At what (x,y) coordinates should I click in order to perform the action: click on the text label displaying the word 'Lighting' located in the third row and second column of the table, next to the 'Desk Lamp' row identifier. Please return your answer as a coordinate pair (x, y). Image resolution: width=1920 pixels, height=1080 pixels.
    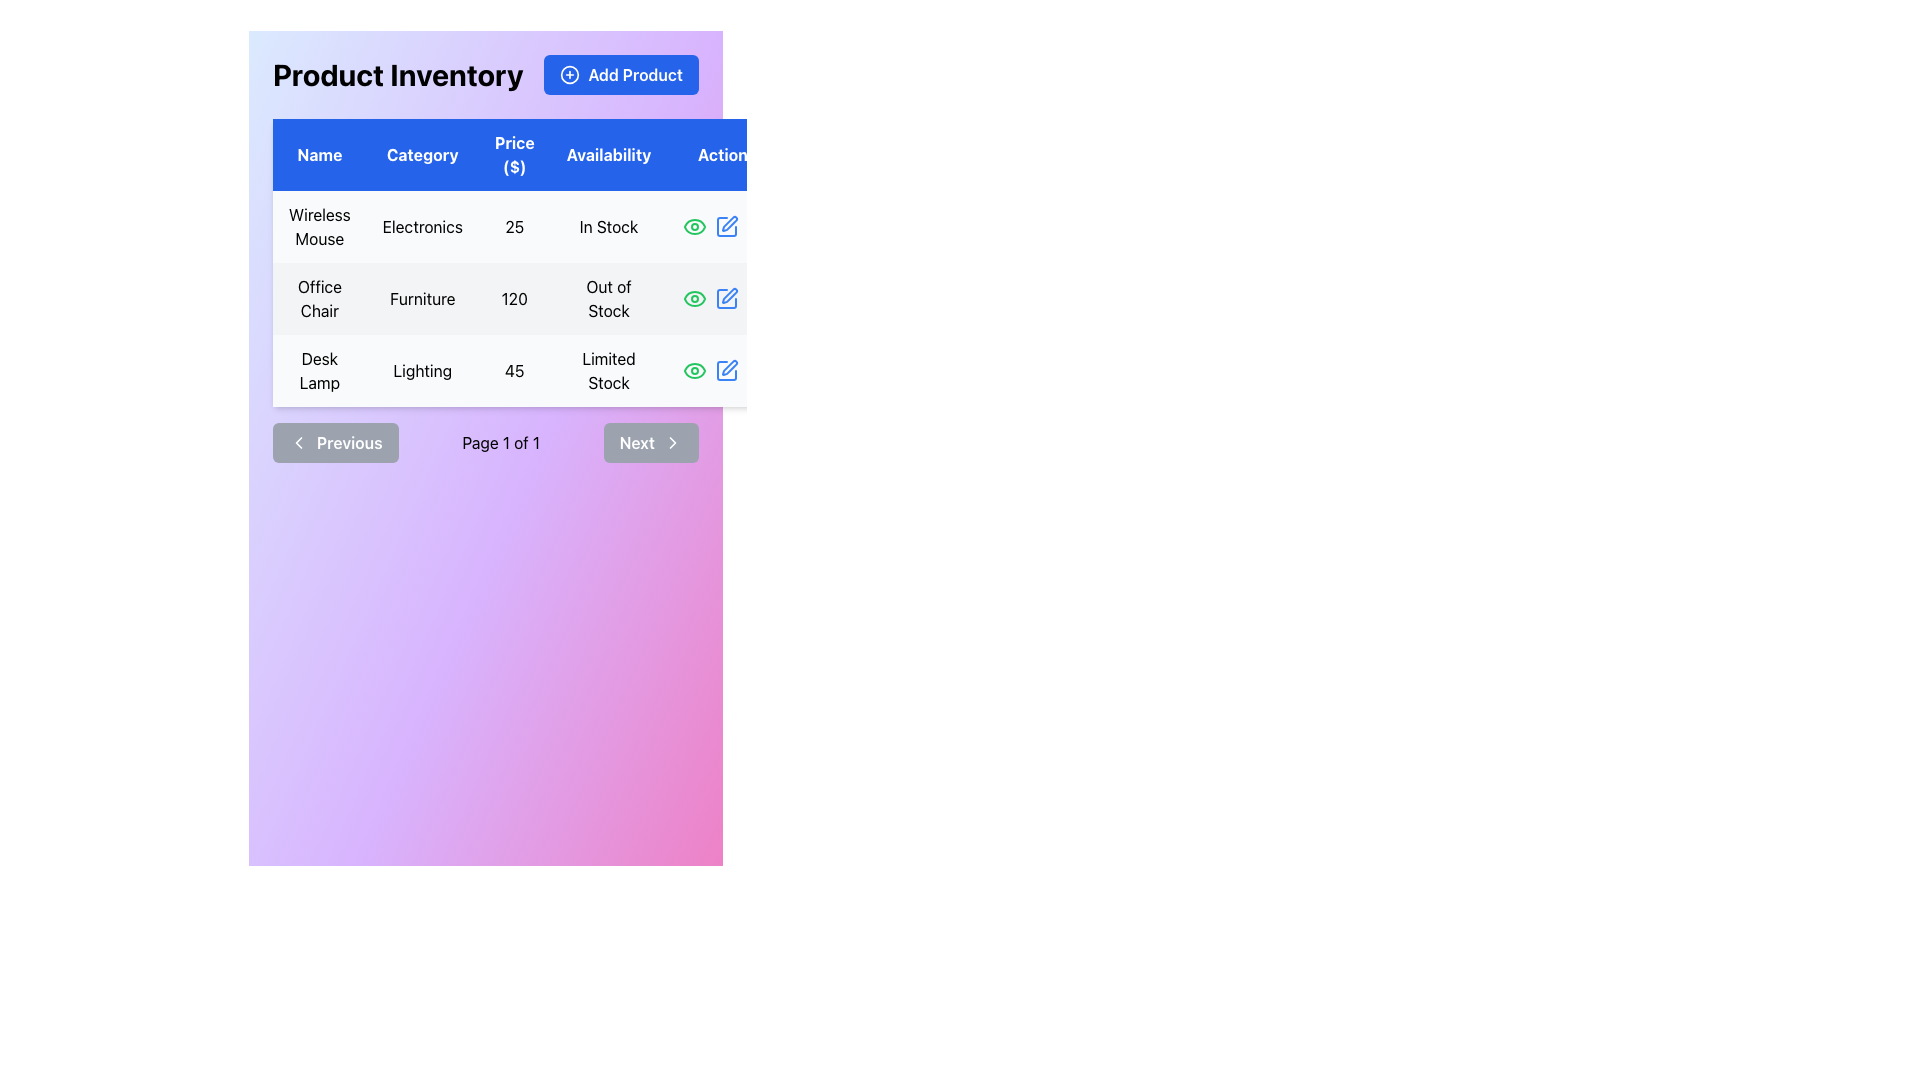
    Looking at the image, I should click on (421, 370).